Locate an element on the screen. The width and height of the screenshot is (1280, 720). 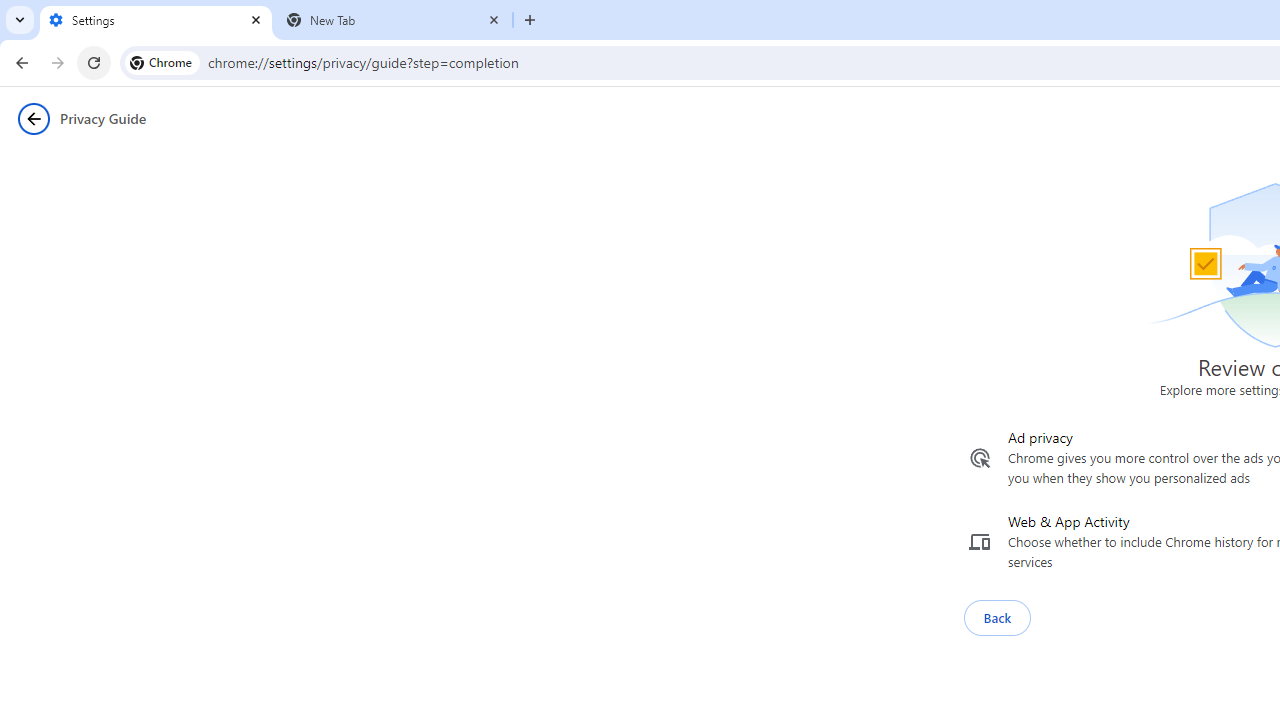
'Settings' is located at coordinates (155, 20).